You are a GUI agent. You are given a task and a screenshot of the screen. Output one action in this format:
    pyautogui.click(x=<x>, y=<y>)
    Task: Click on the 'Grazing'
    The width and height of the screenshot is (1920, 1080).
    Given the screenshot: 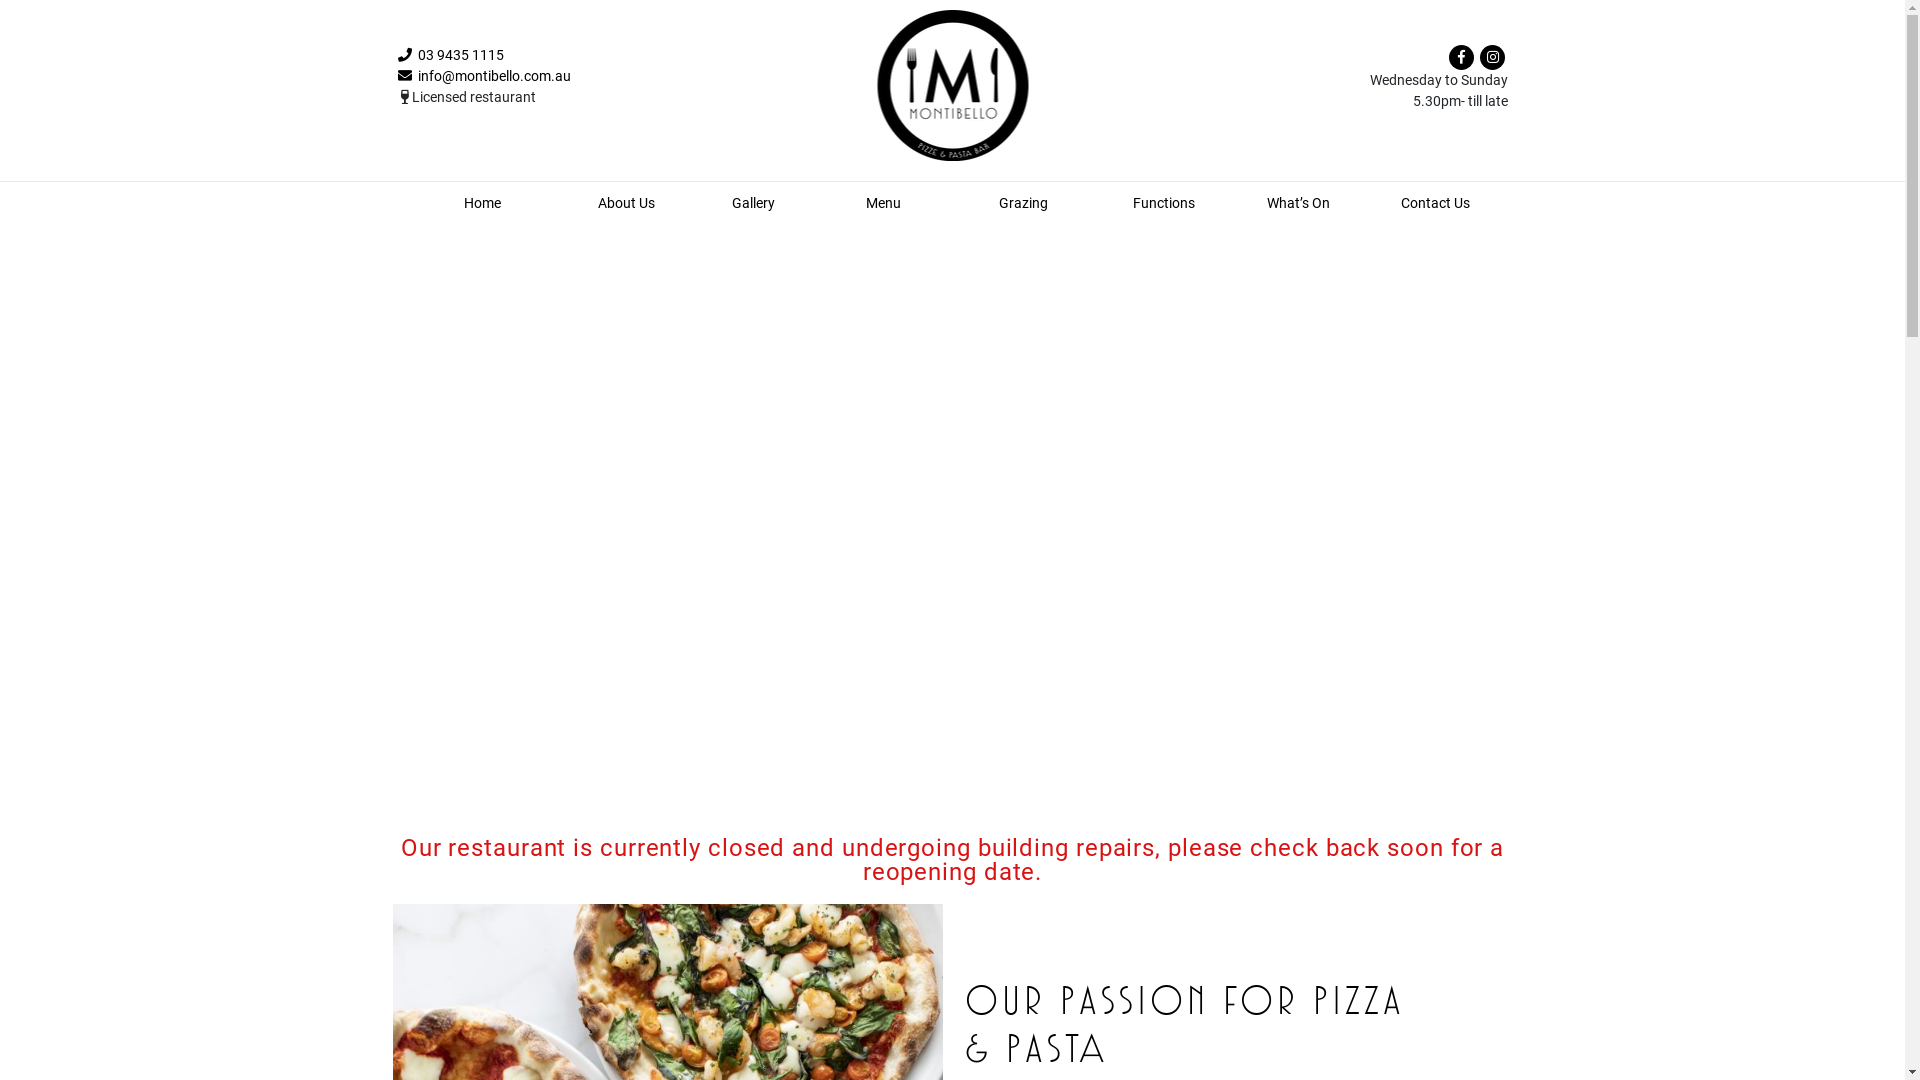 What is the action you would take?
    pyautogui.click(x=1023, y=203)
    